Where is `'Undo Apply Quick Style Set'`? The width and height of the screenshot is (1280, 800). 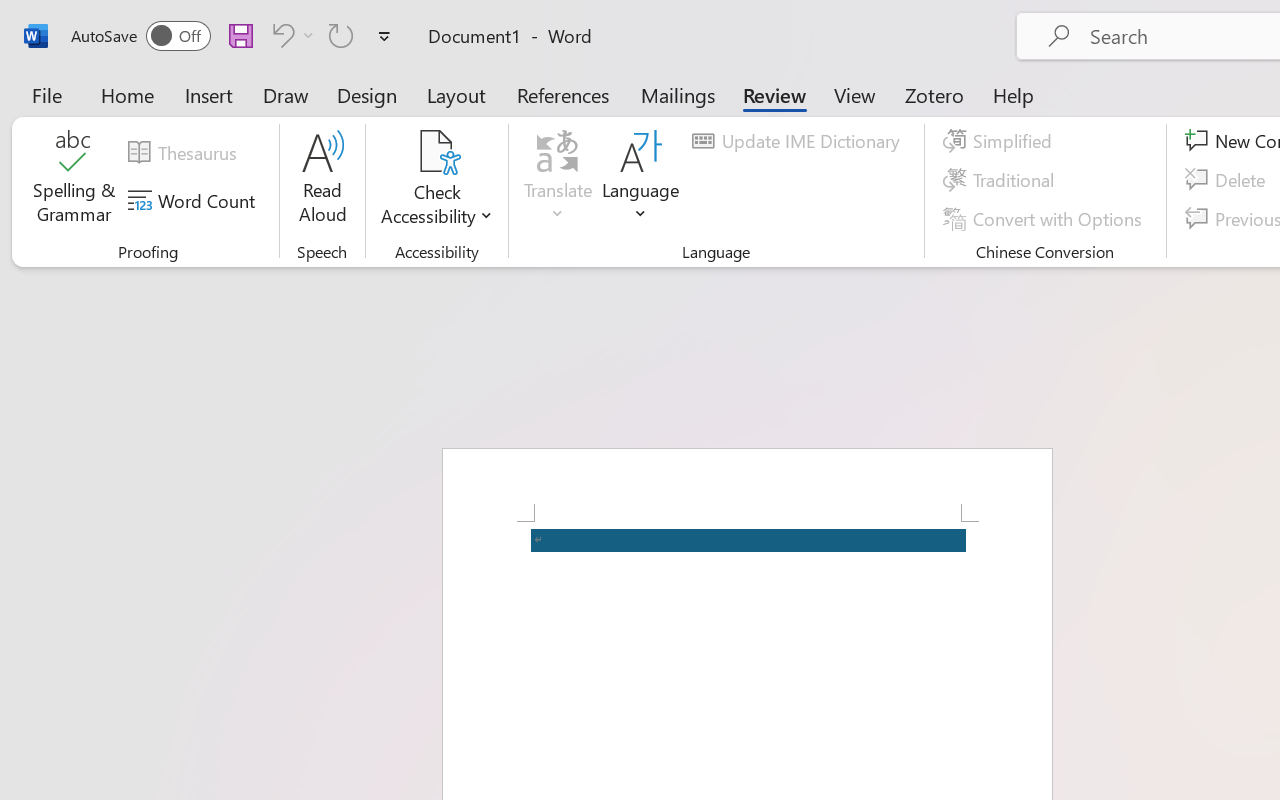 'Undo Apply Quick Style Set' is located at coordinates (279, 34).